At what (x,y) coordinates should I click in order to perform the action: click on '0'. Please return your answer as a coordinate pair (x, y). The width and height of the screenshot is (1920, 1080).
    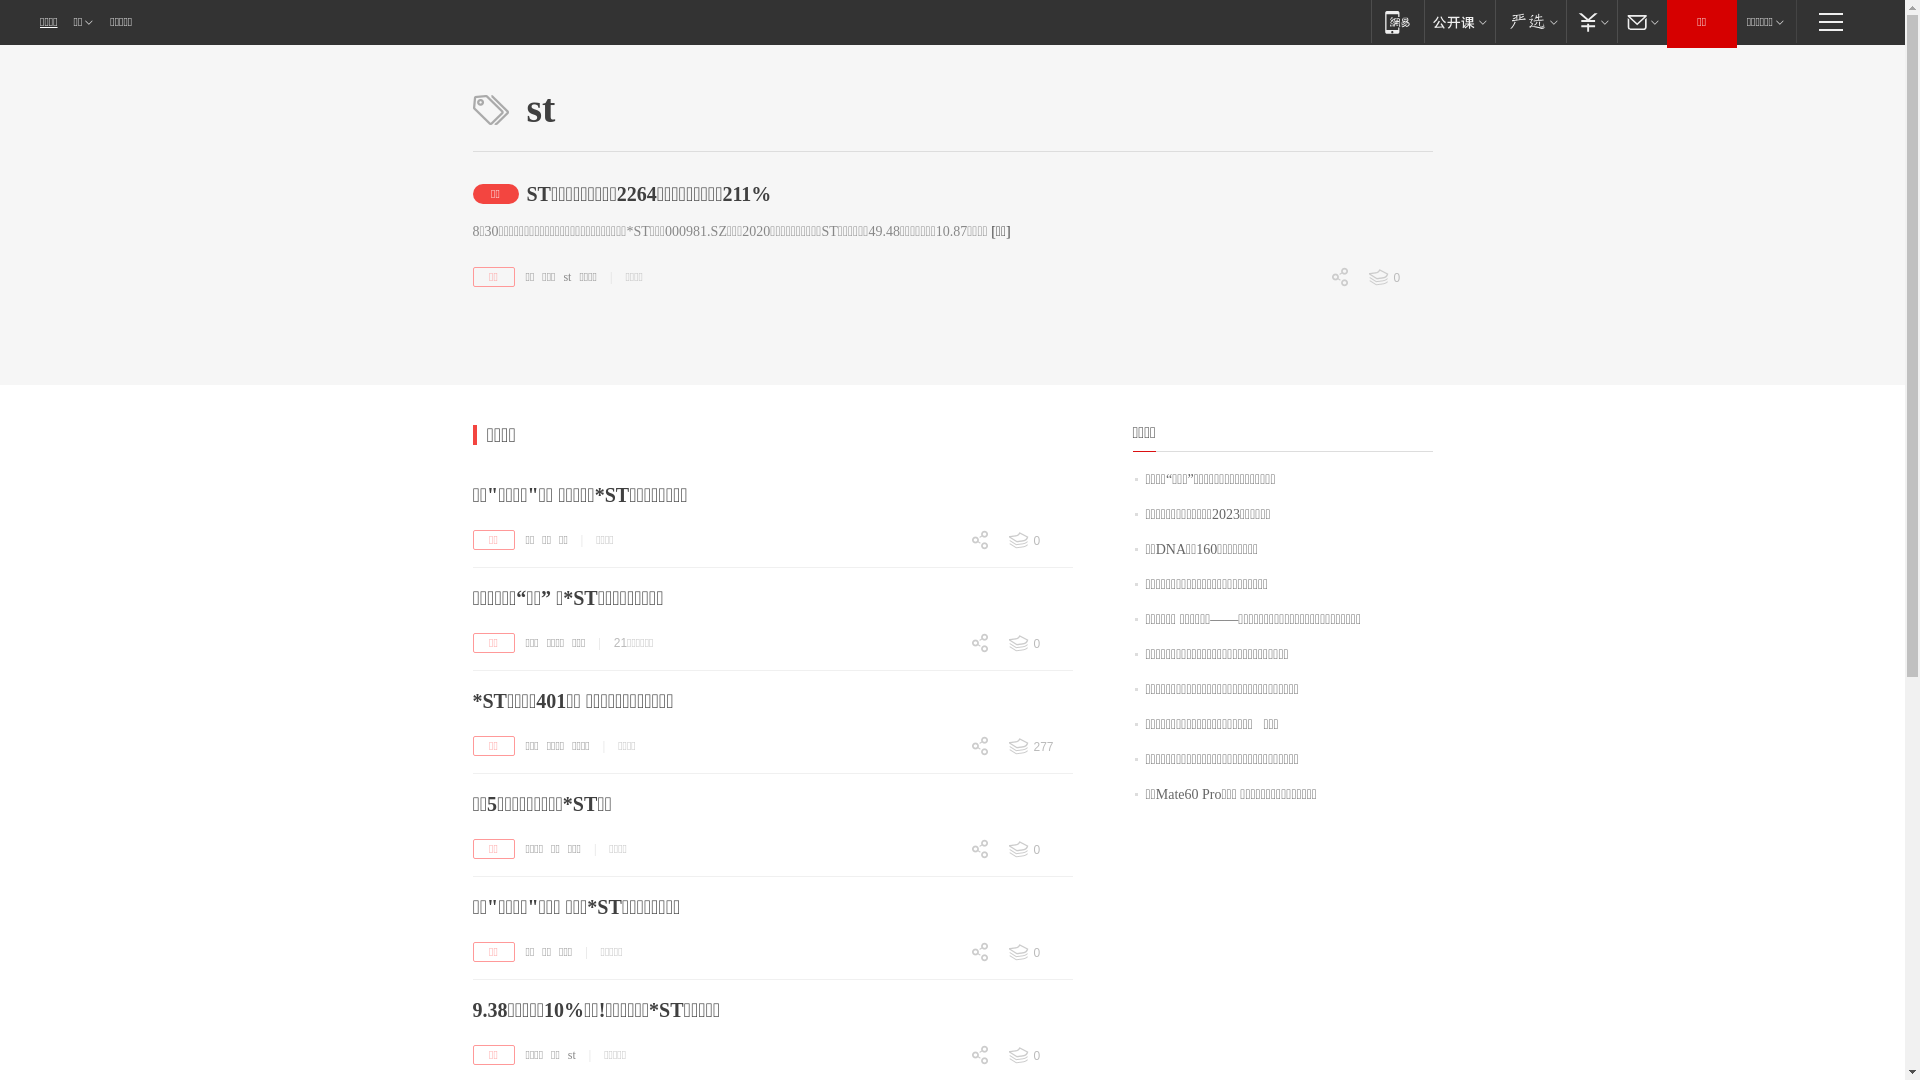
    Looking at the image, I should click on (939, 885).